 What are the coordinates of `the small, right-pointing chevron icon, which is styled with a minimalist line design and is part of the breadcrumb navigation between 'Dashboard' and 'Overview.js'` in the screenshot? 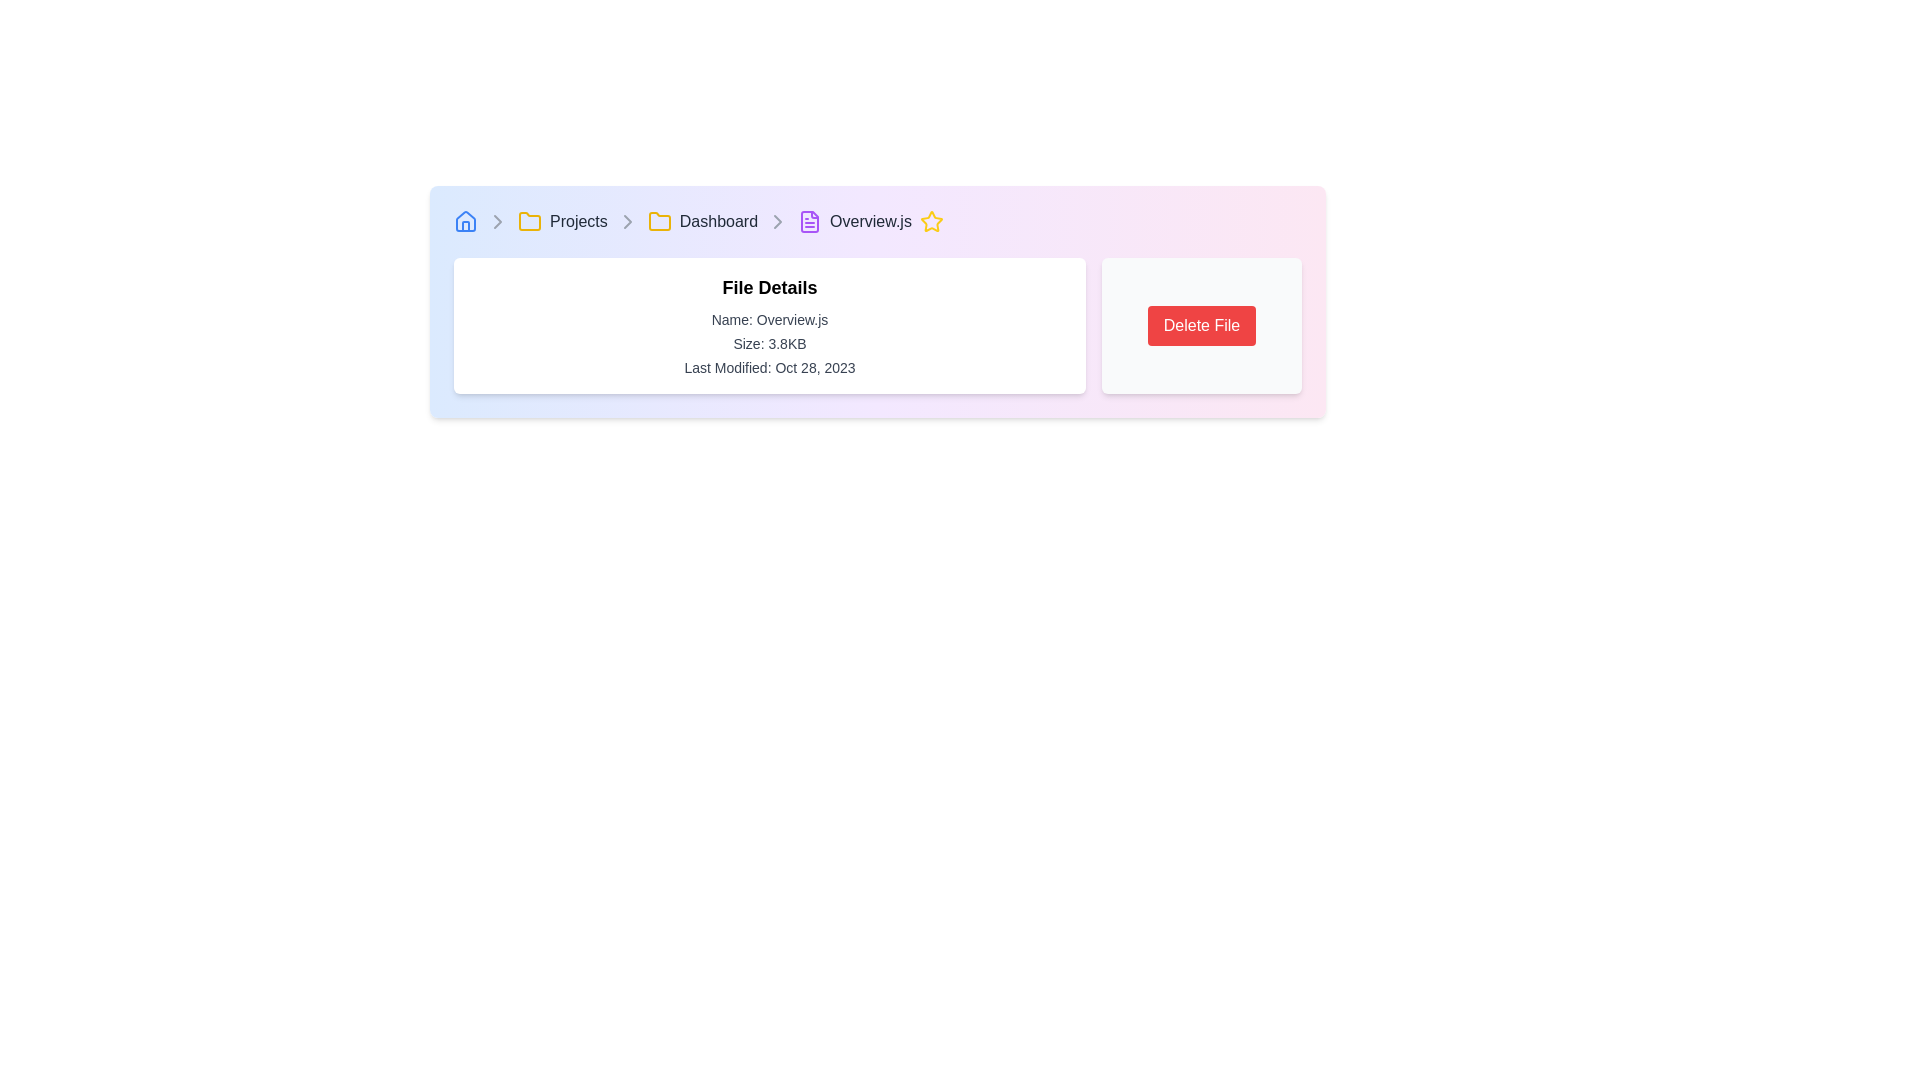 It's located at (776, 222).